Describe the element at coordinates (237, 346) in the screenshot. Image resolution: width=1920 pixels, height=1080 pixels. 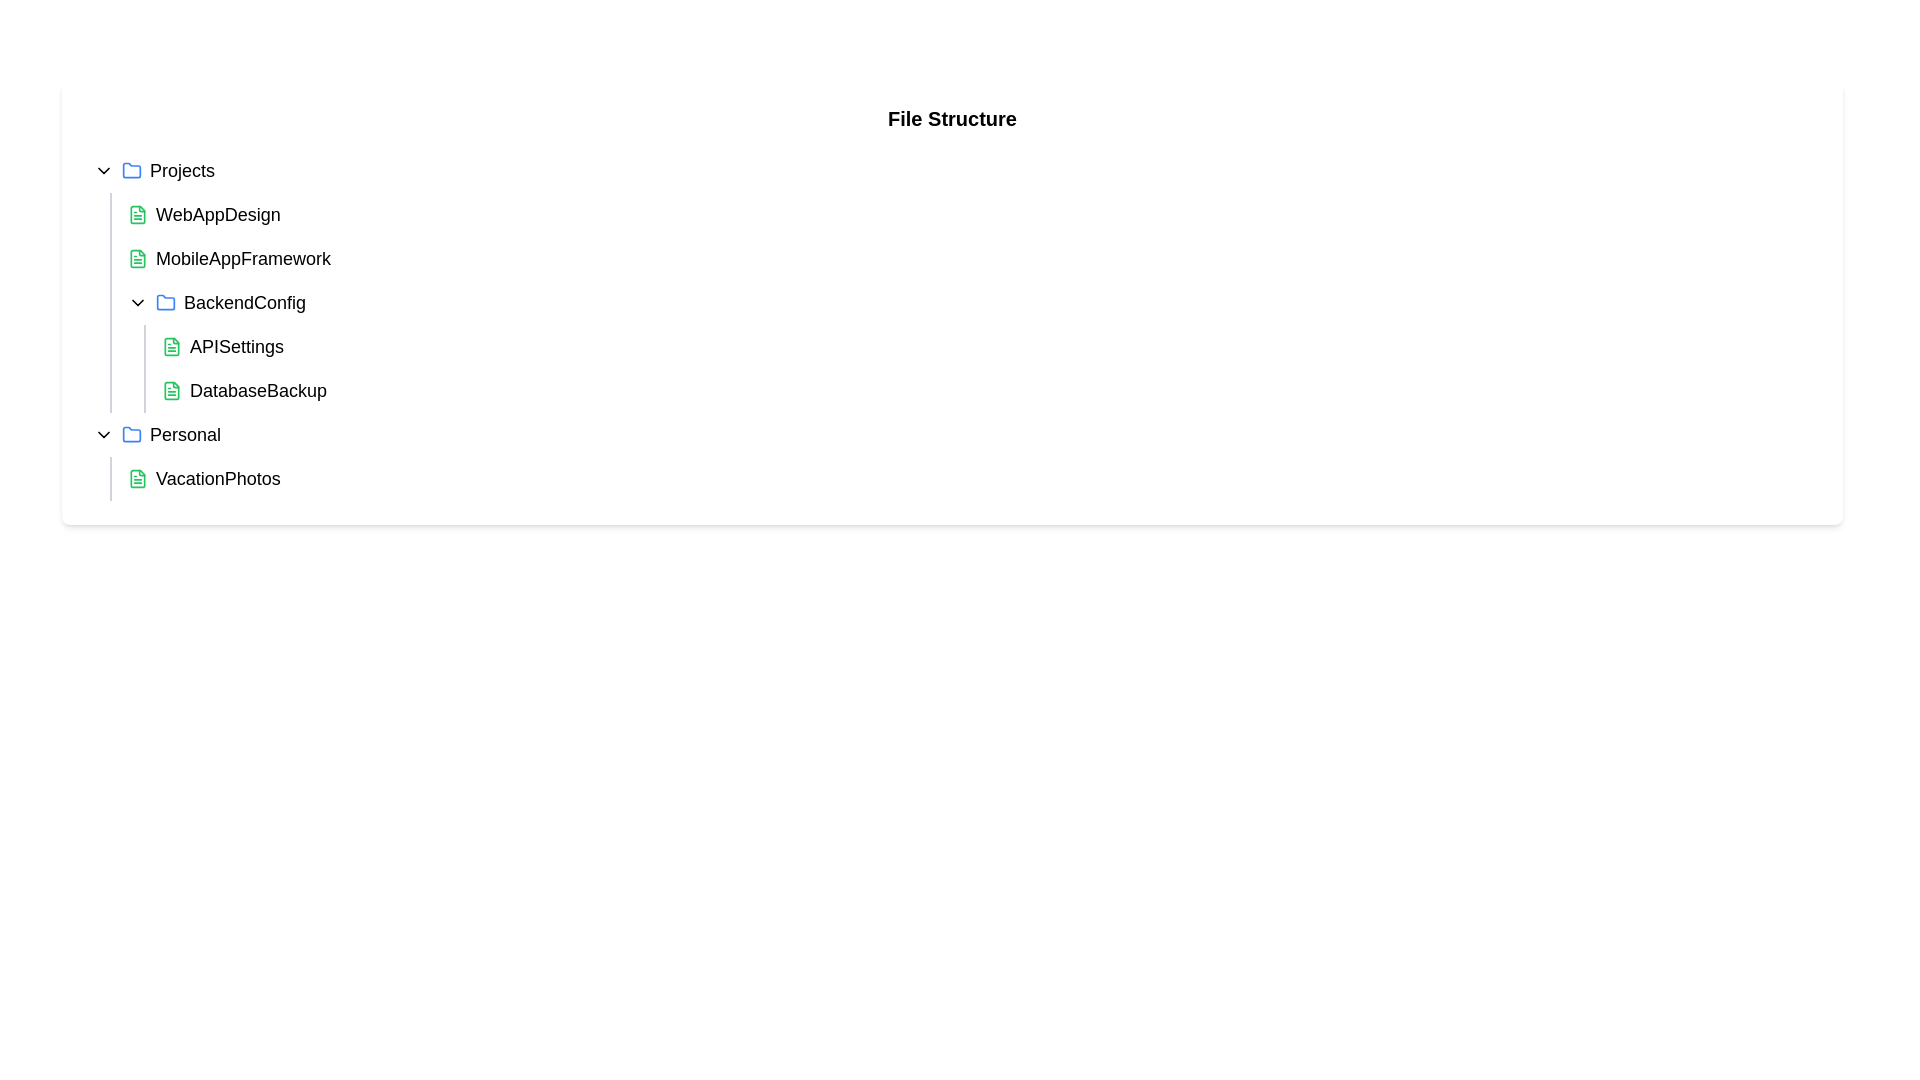
I see `the 'APISettings' text label, which is a bold medium-sized label located under the 'BackendConfig' folder in the file structure interface` at that location.